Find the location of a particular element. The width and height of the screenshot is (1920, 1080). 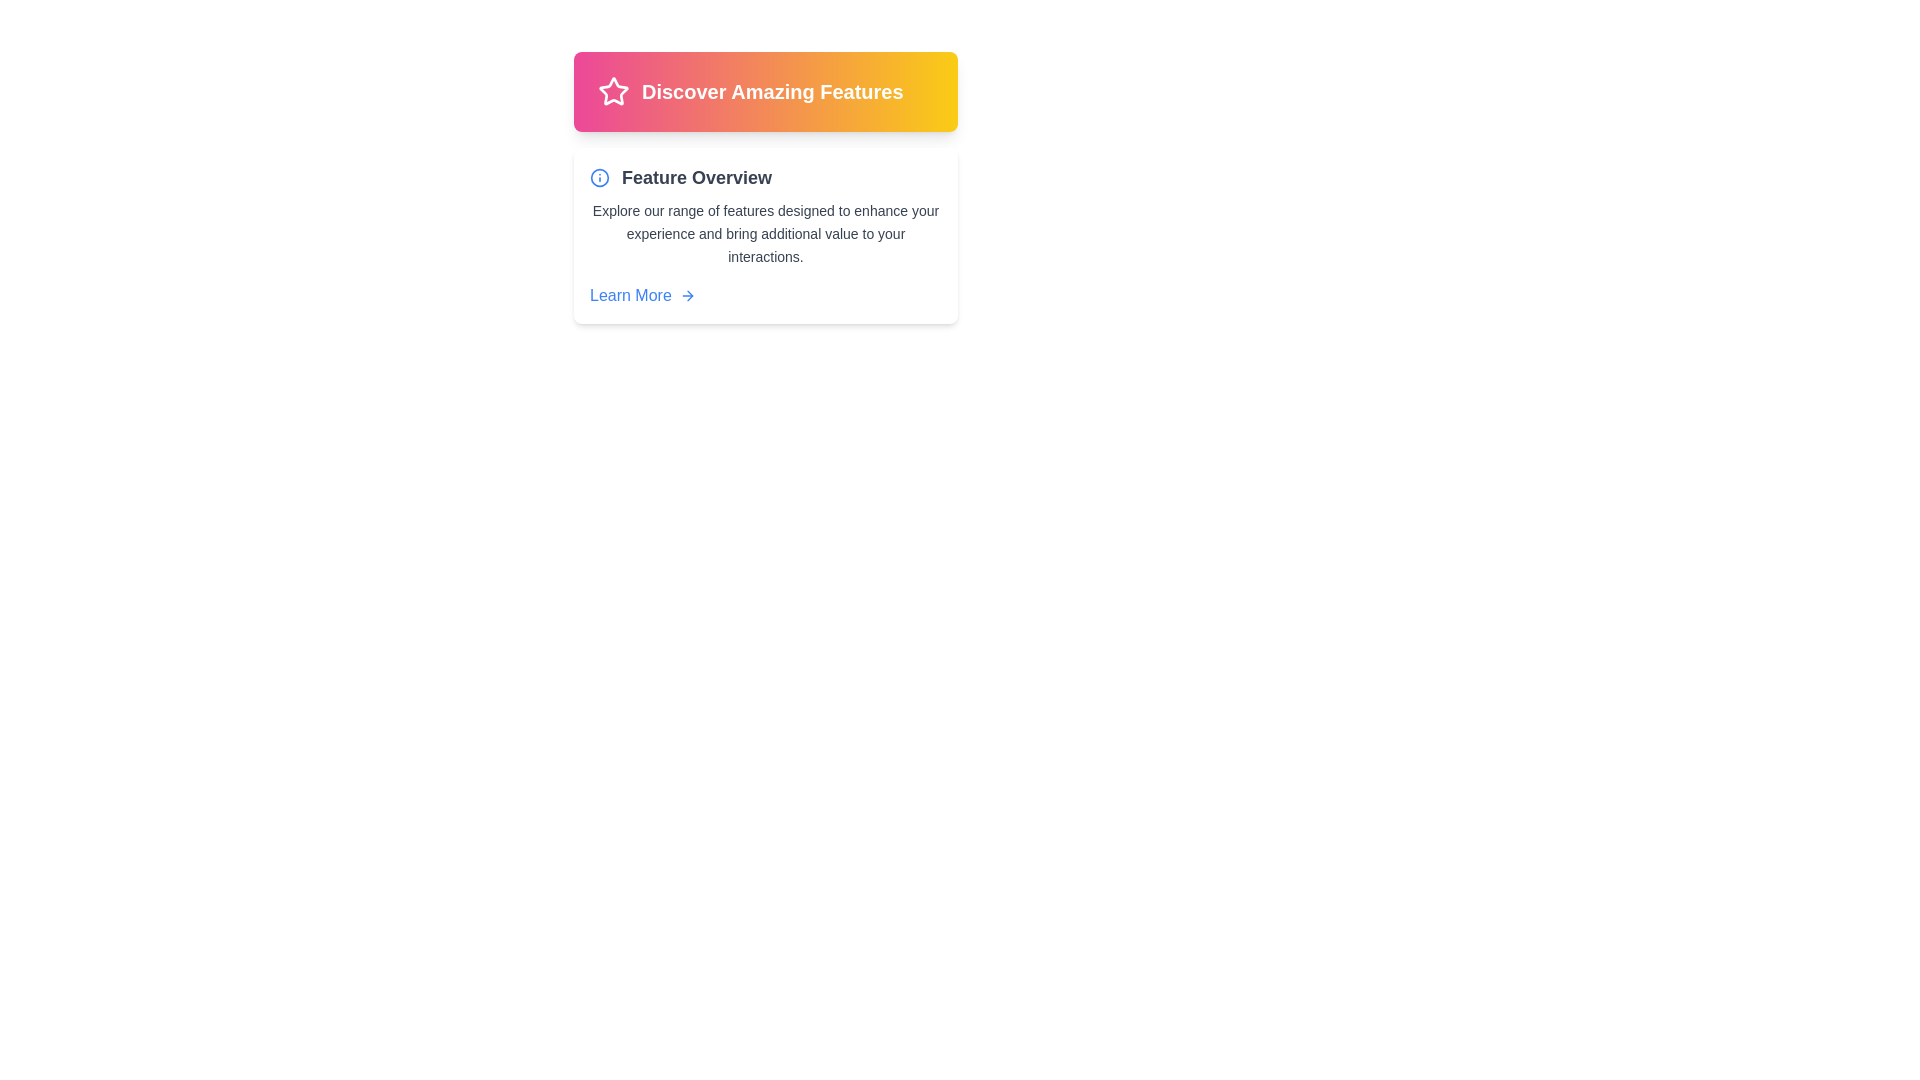

the text element titled 'Feature Overview', which is bolded and larger in font size, located to the right of the info icon within the 'Discover Amazing Features' section is located at coordinates (696, 176).